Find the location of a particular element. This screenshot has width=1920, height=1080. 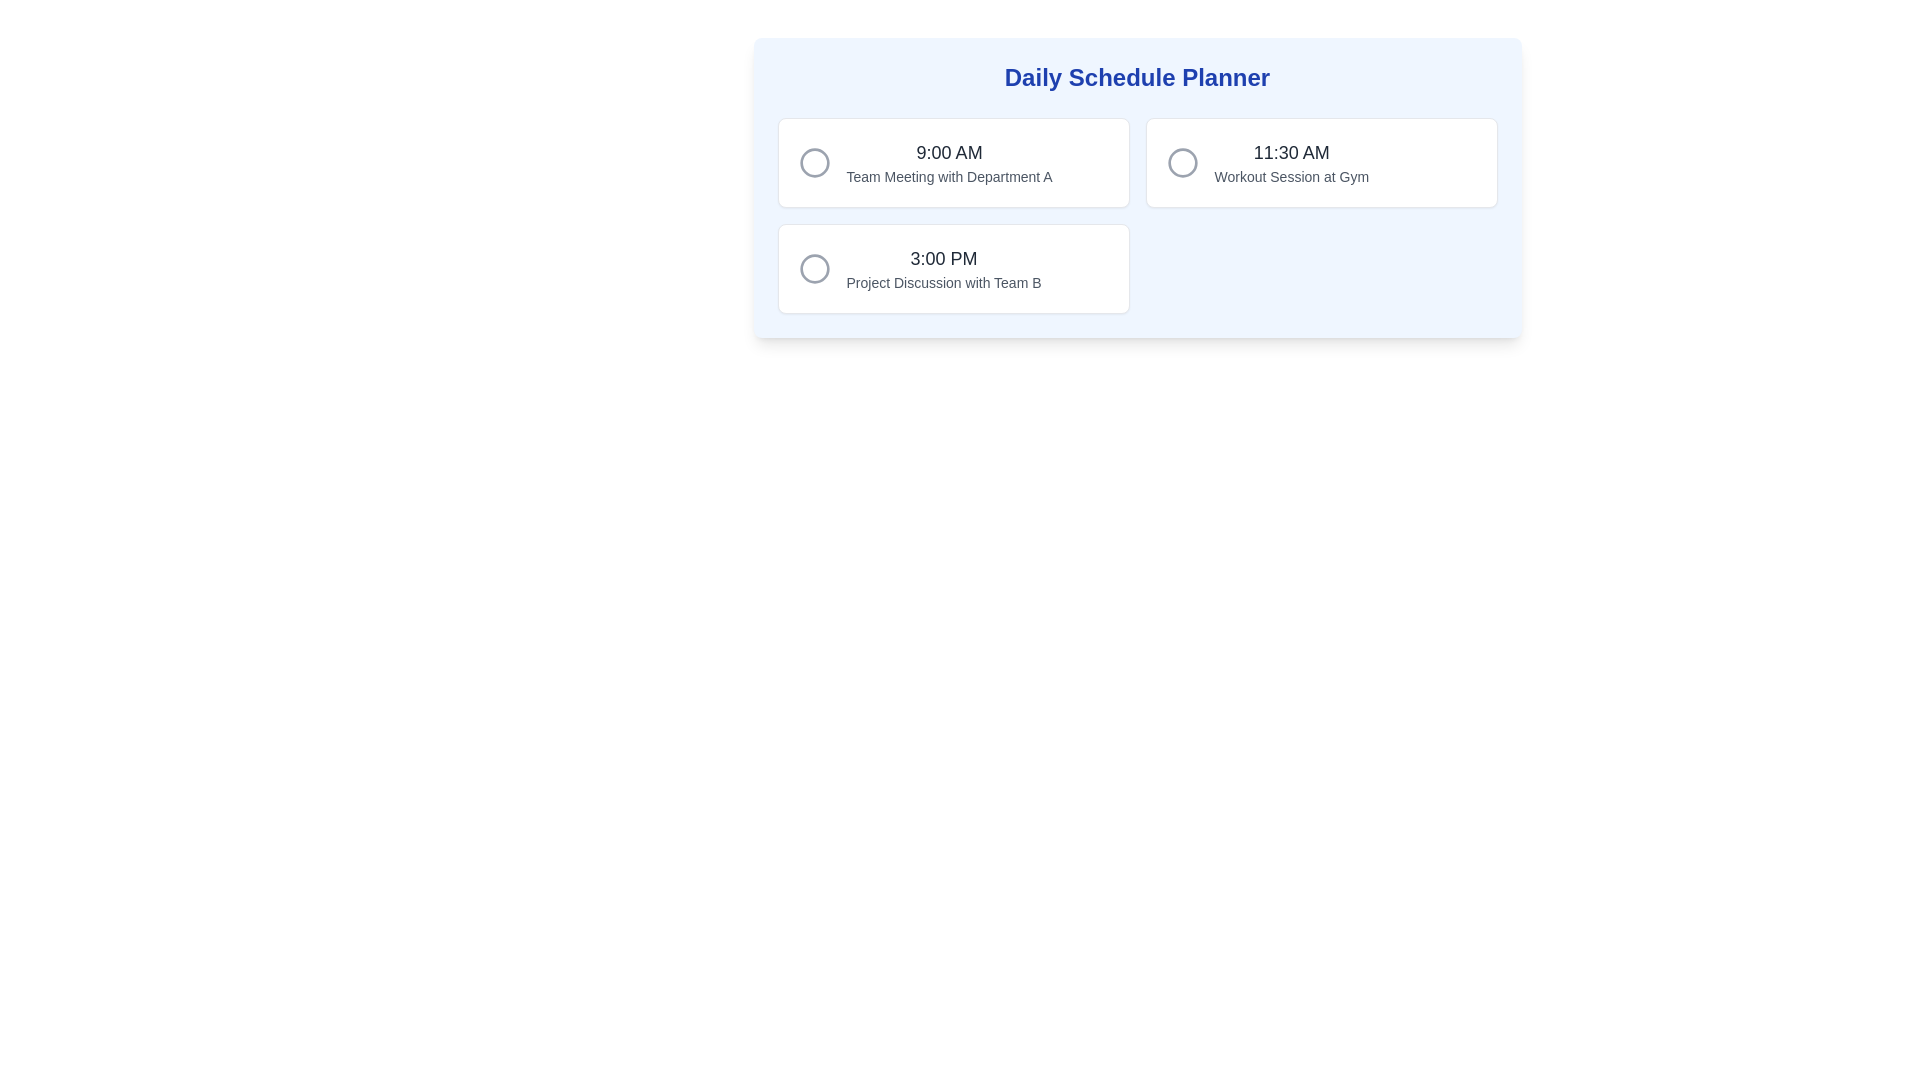

the SVG circle icon located on the right side of the second row in the schedule pane is located at coordinates (1182, 161).